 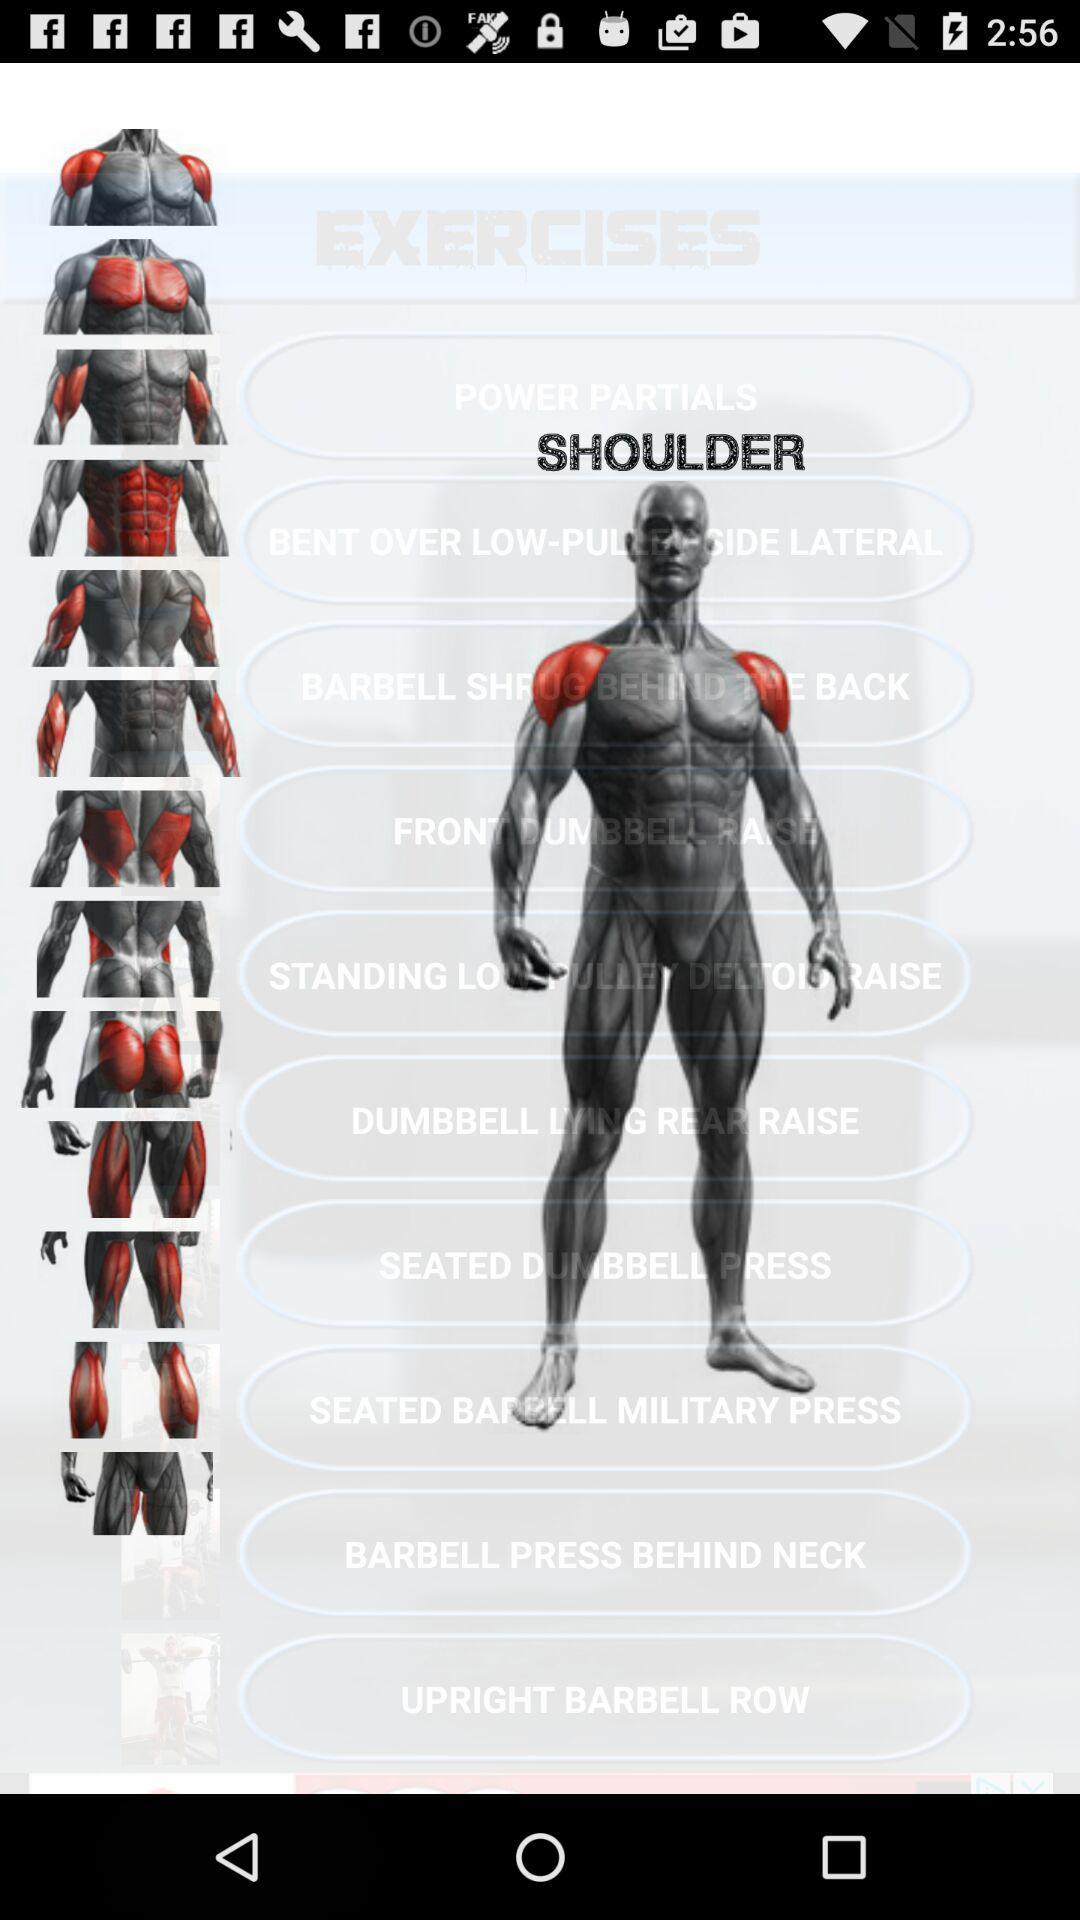 I want to click on show lower back, so click(x=131, y=941).